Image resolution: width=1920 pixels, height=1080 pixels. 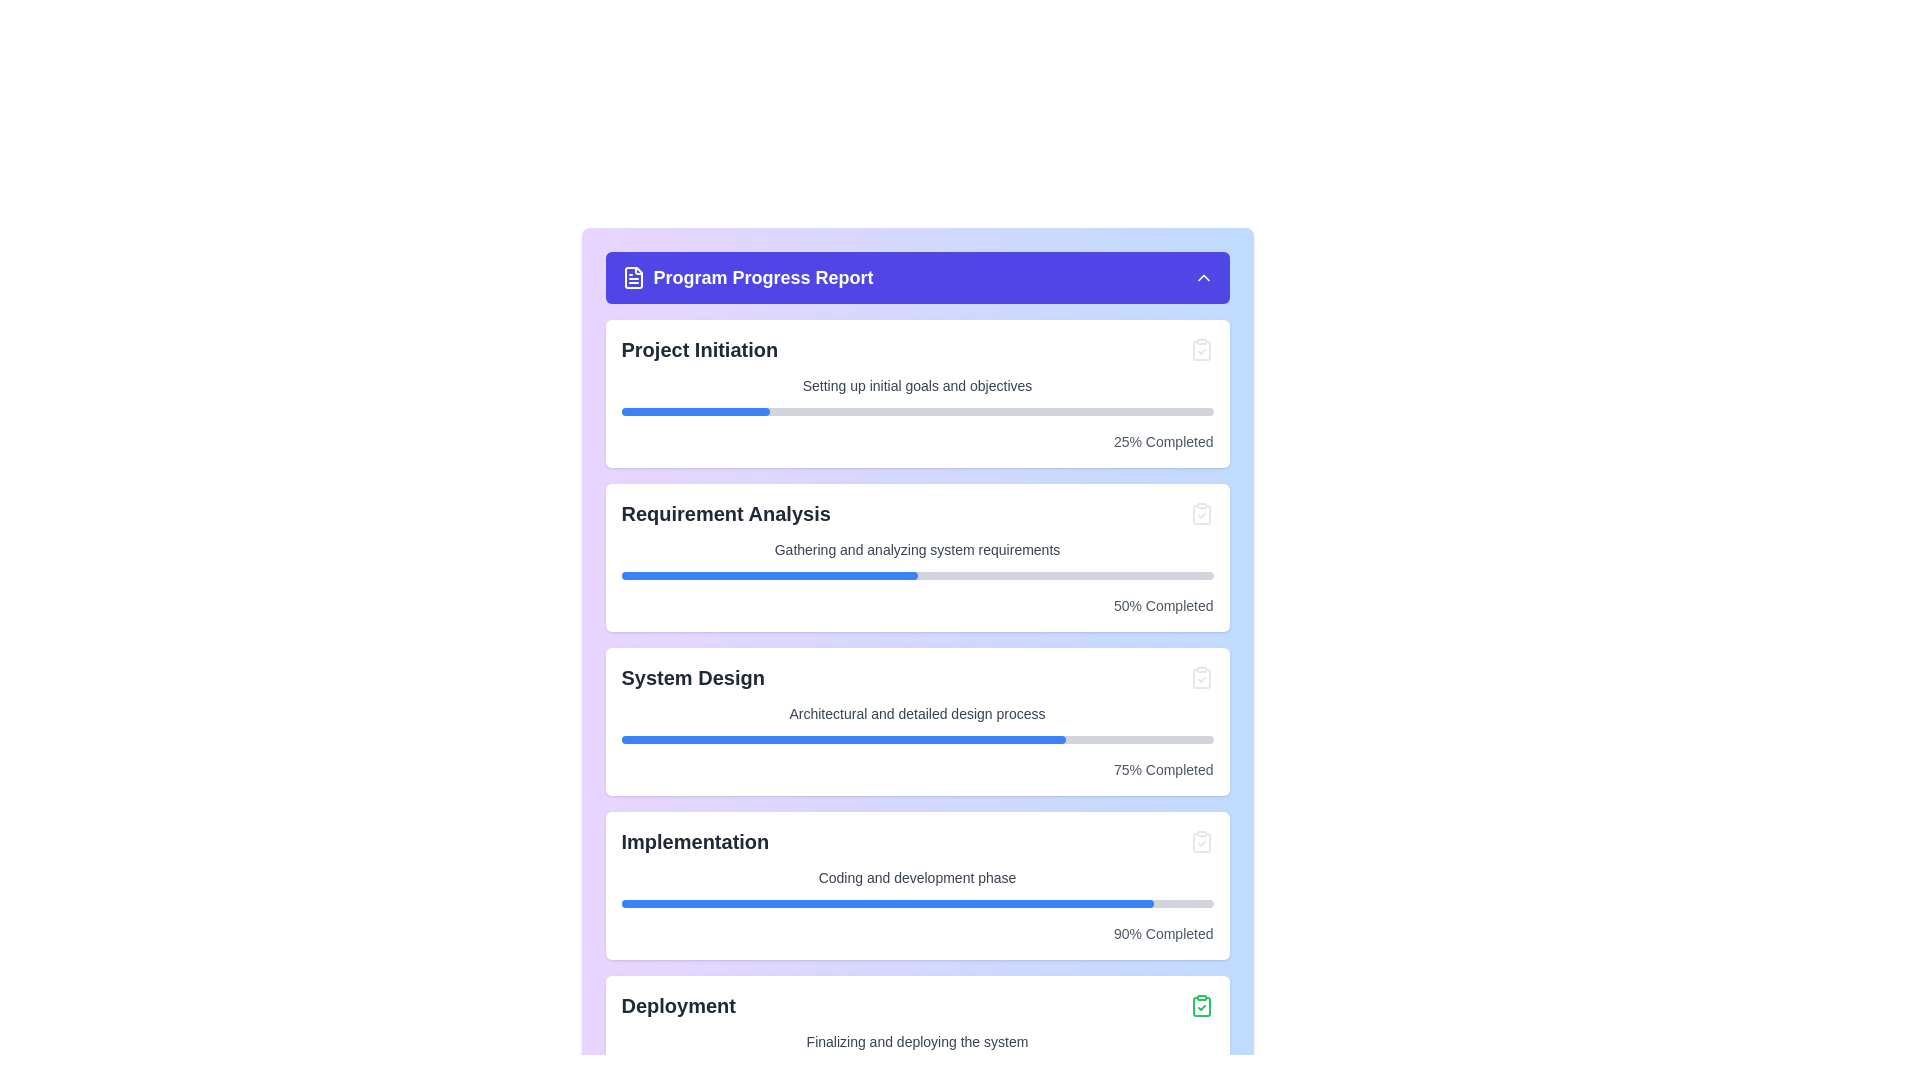 What do you see at coordinates (1200, 1006) in the screenshot?
I see `the confirmation icon located at the far right of the 'Deployment' section` at bounding box center [1200, 1006].